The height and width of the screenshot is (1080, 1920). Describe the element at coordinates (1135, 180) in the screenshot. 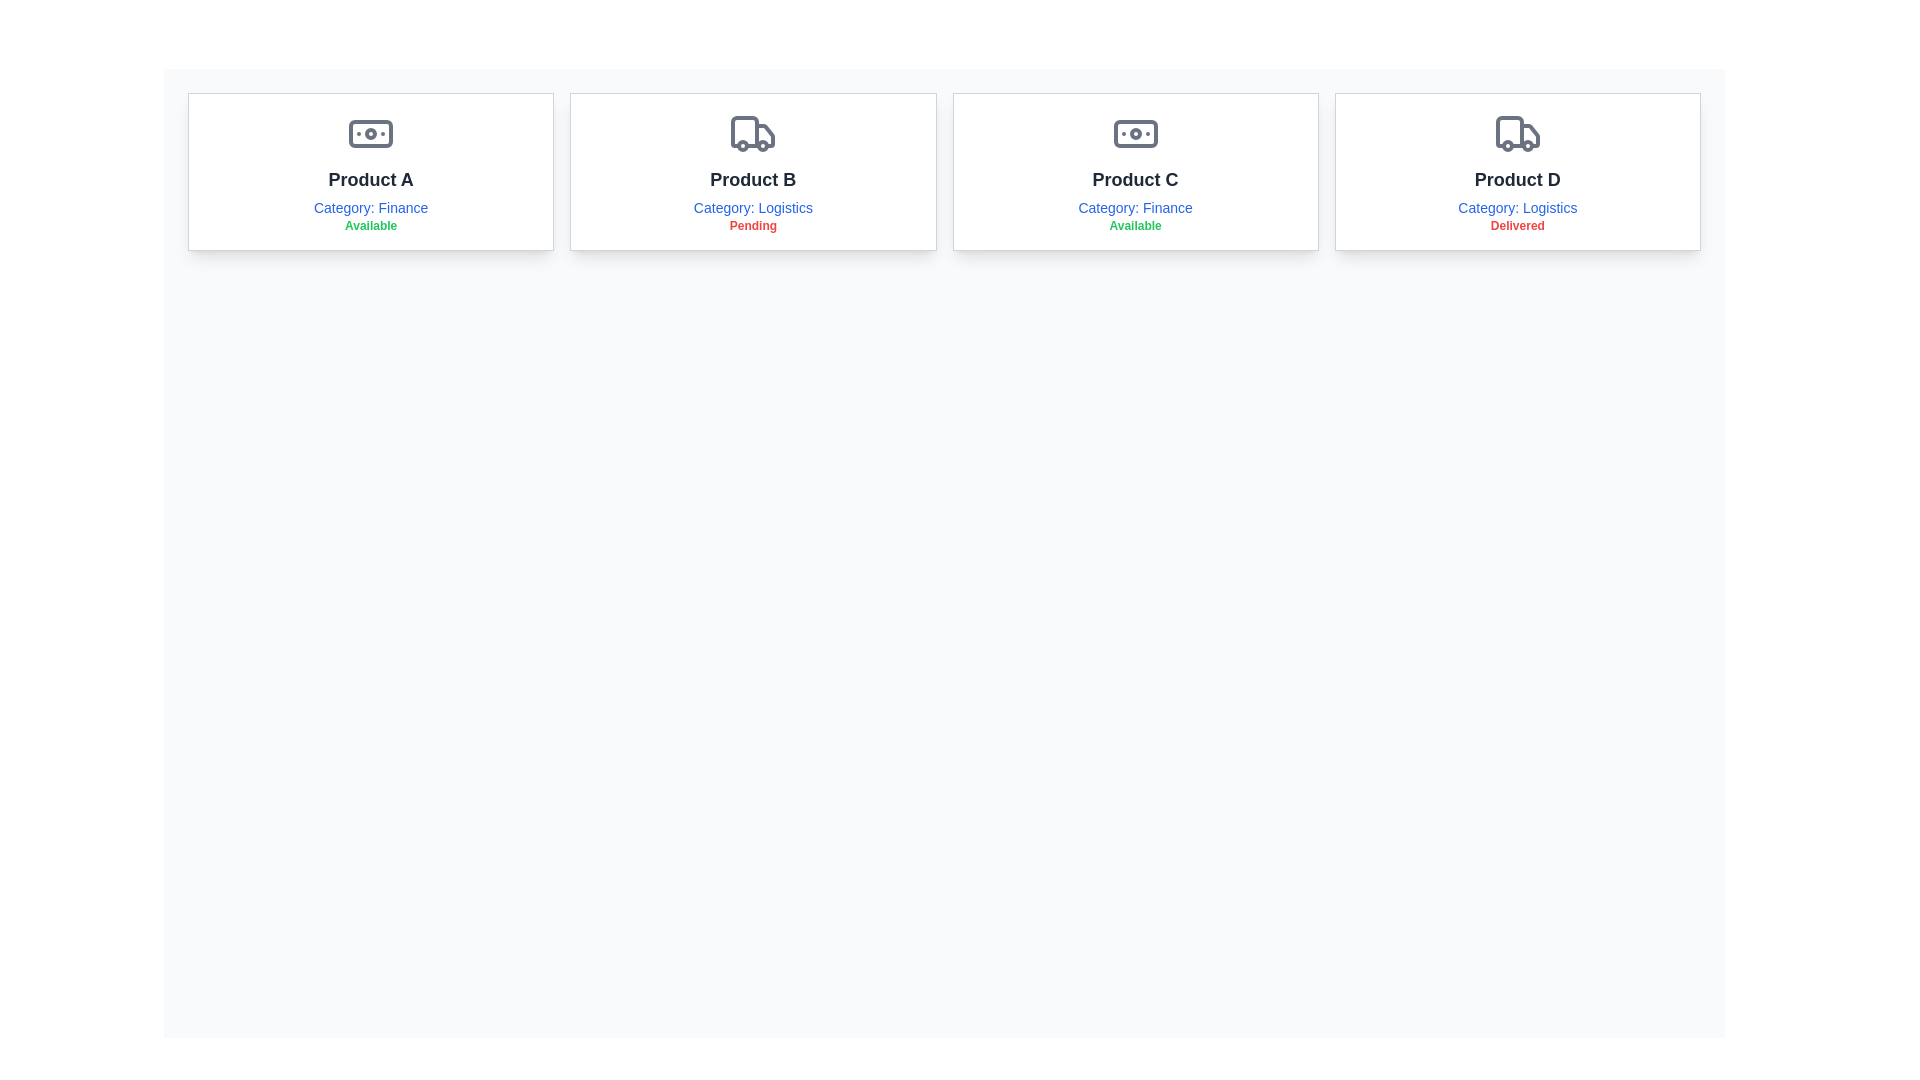

I see `the text label displaying 'Product C', which is styled in bold and dark gray, positioned within a product card` at that location.